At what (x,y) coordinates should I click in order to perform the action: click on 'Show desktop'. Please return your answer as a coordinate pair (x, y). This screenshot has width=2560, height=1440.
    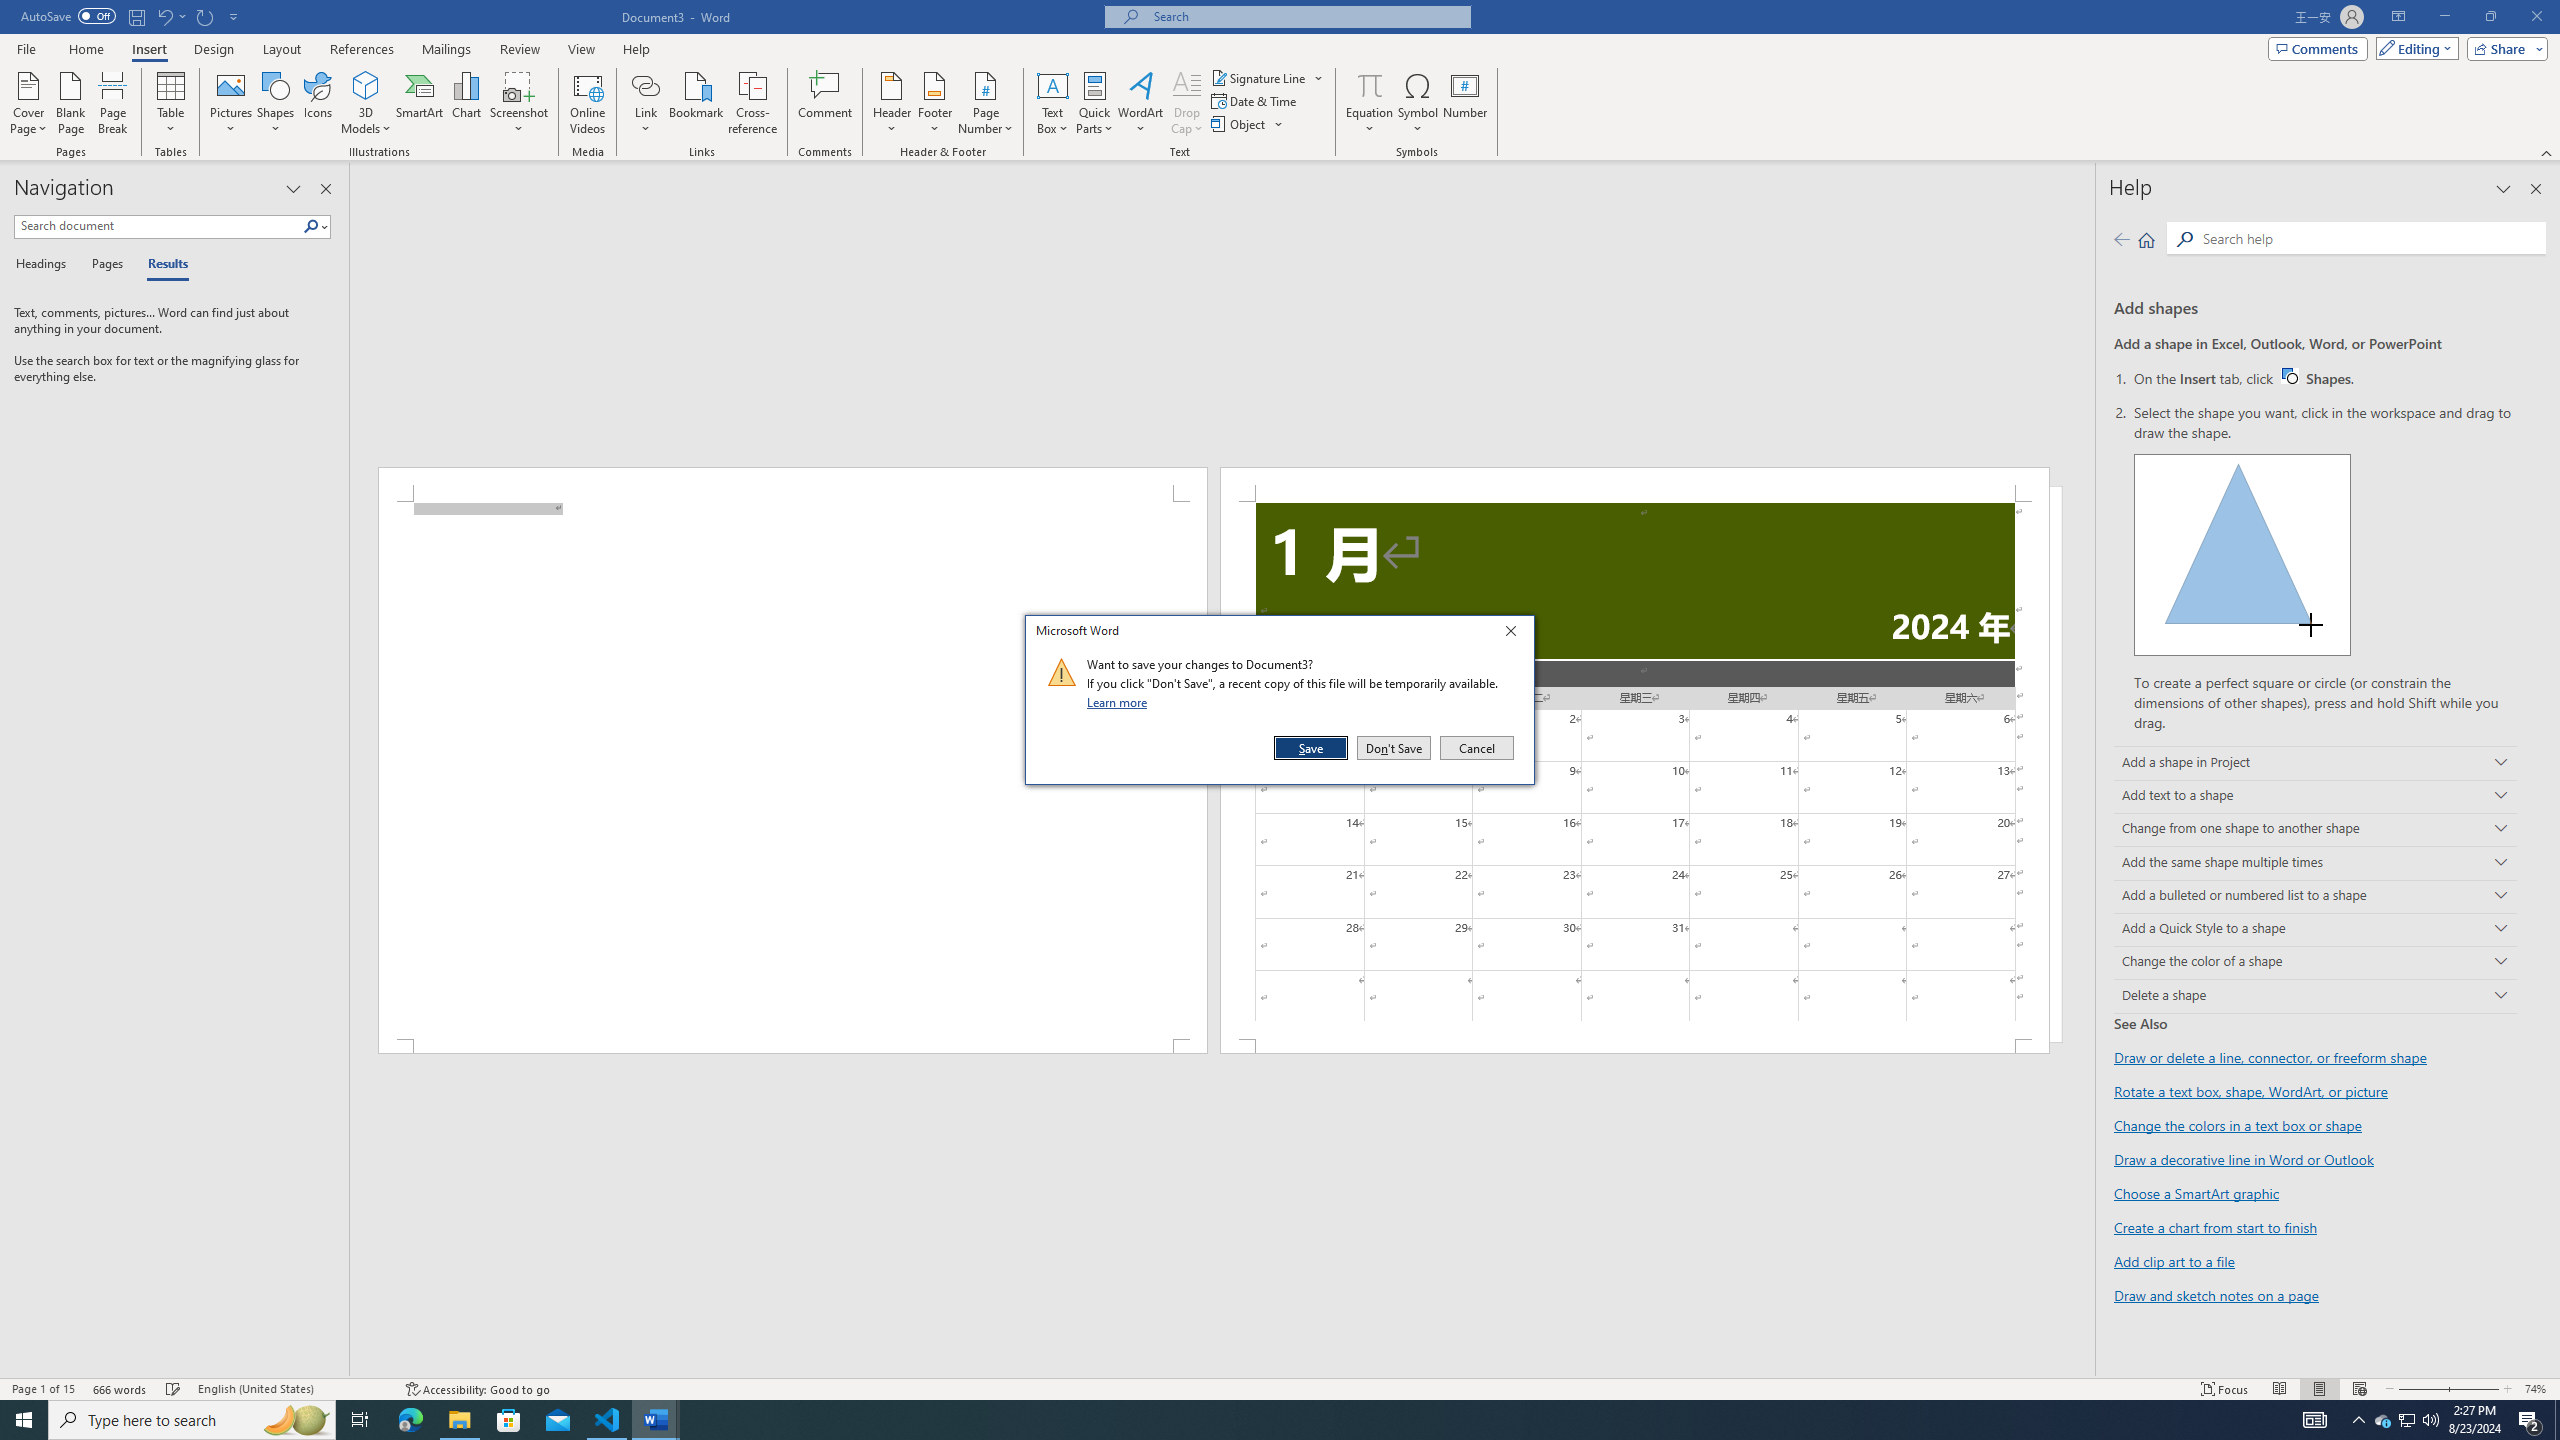
    Looking at the image, I should click on (2556, 1418).